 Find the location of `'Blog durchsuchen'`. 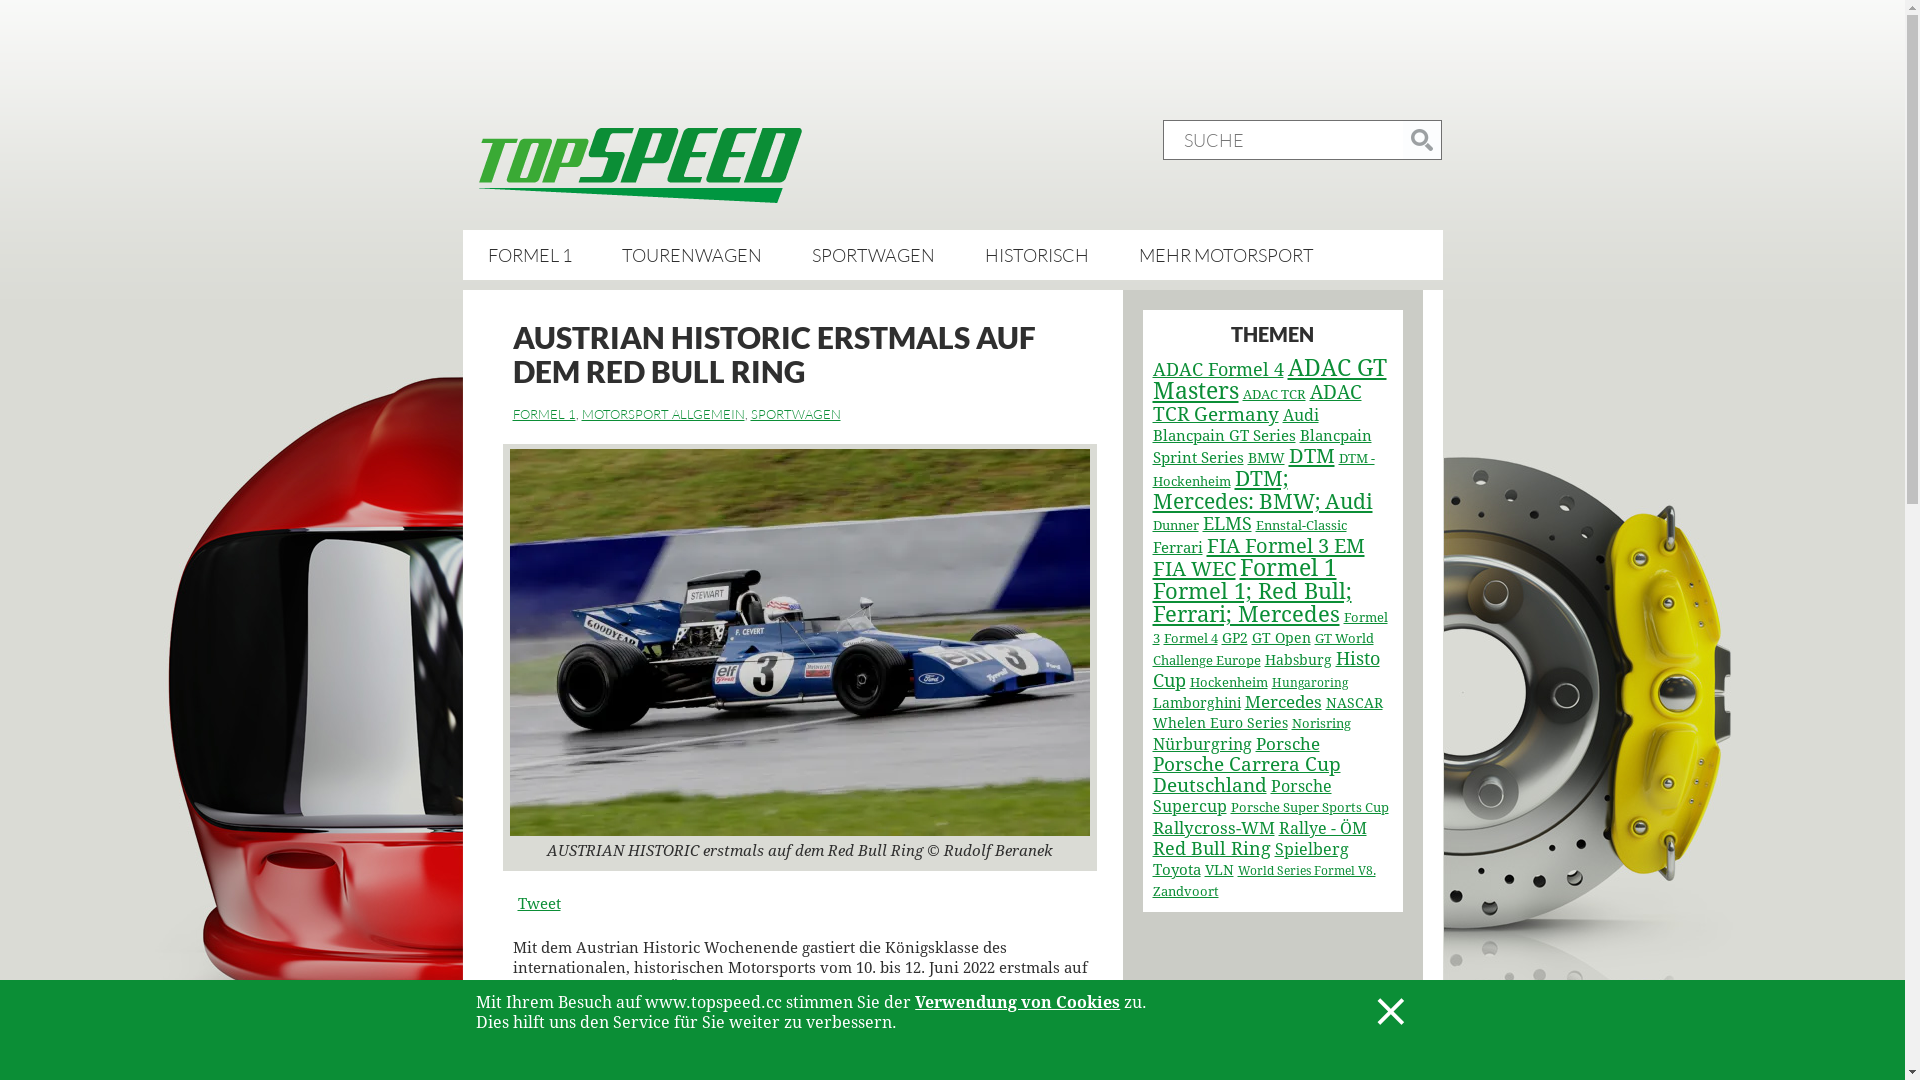

'Blog durchsuchen' is located at coordinates (1420, 138).